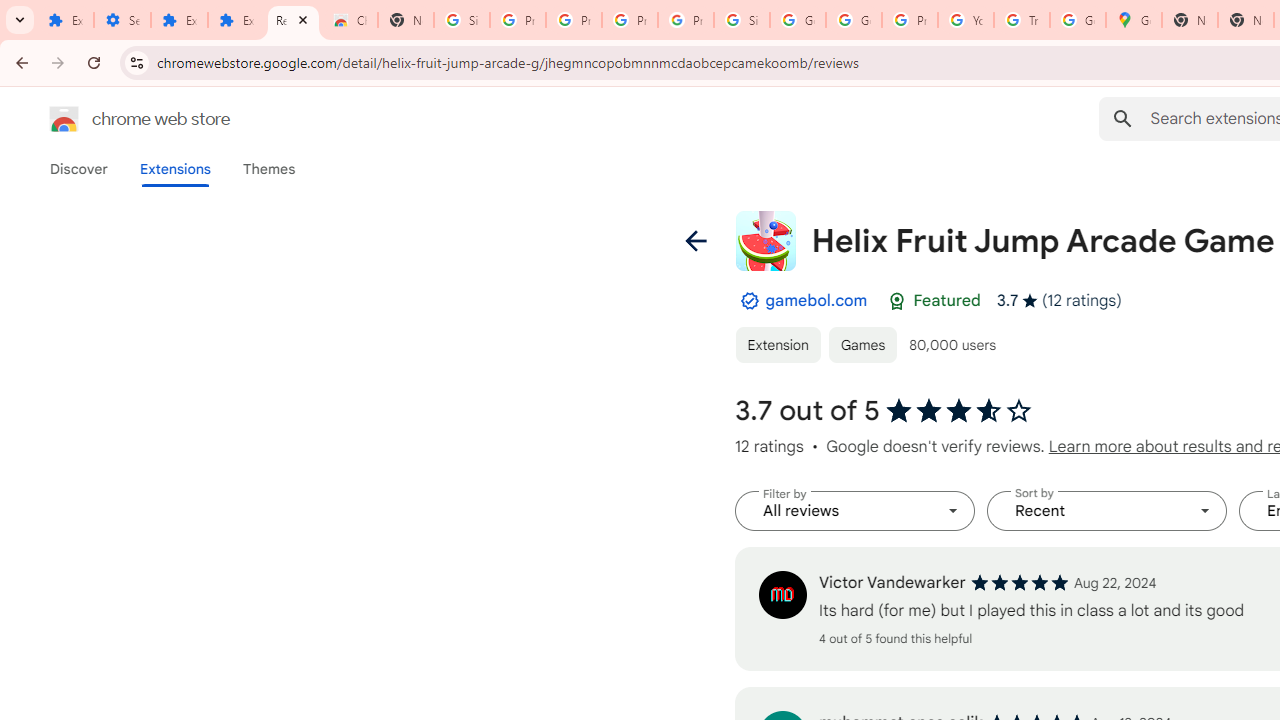 This screenshot has width=1280, height=720. Describe the element at coordinates (1019, 582) in the screenshot. I see `'5 out of 5 stars'` at that location.